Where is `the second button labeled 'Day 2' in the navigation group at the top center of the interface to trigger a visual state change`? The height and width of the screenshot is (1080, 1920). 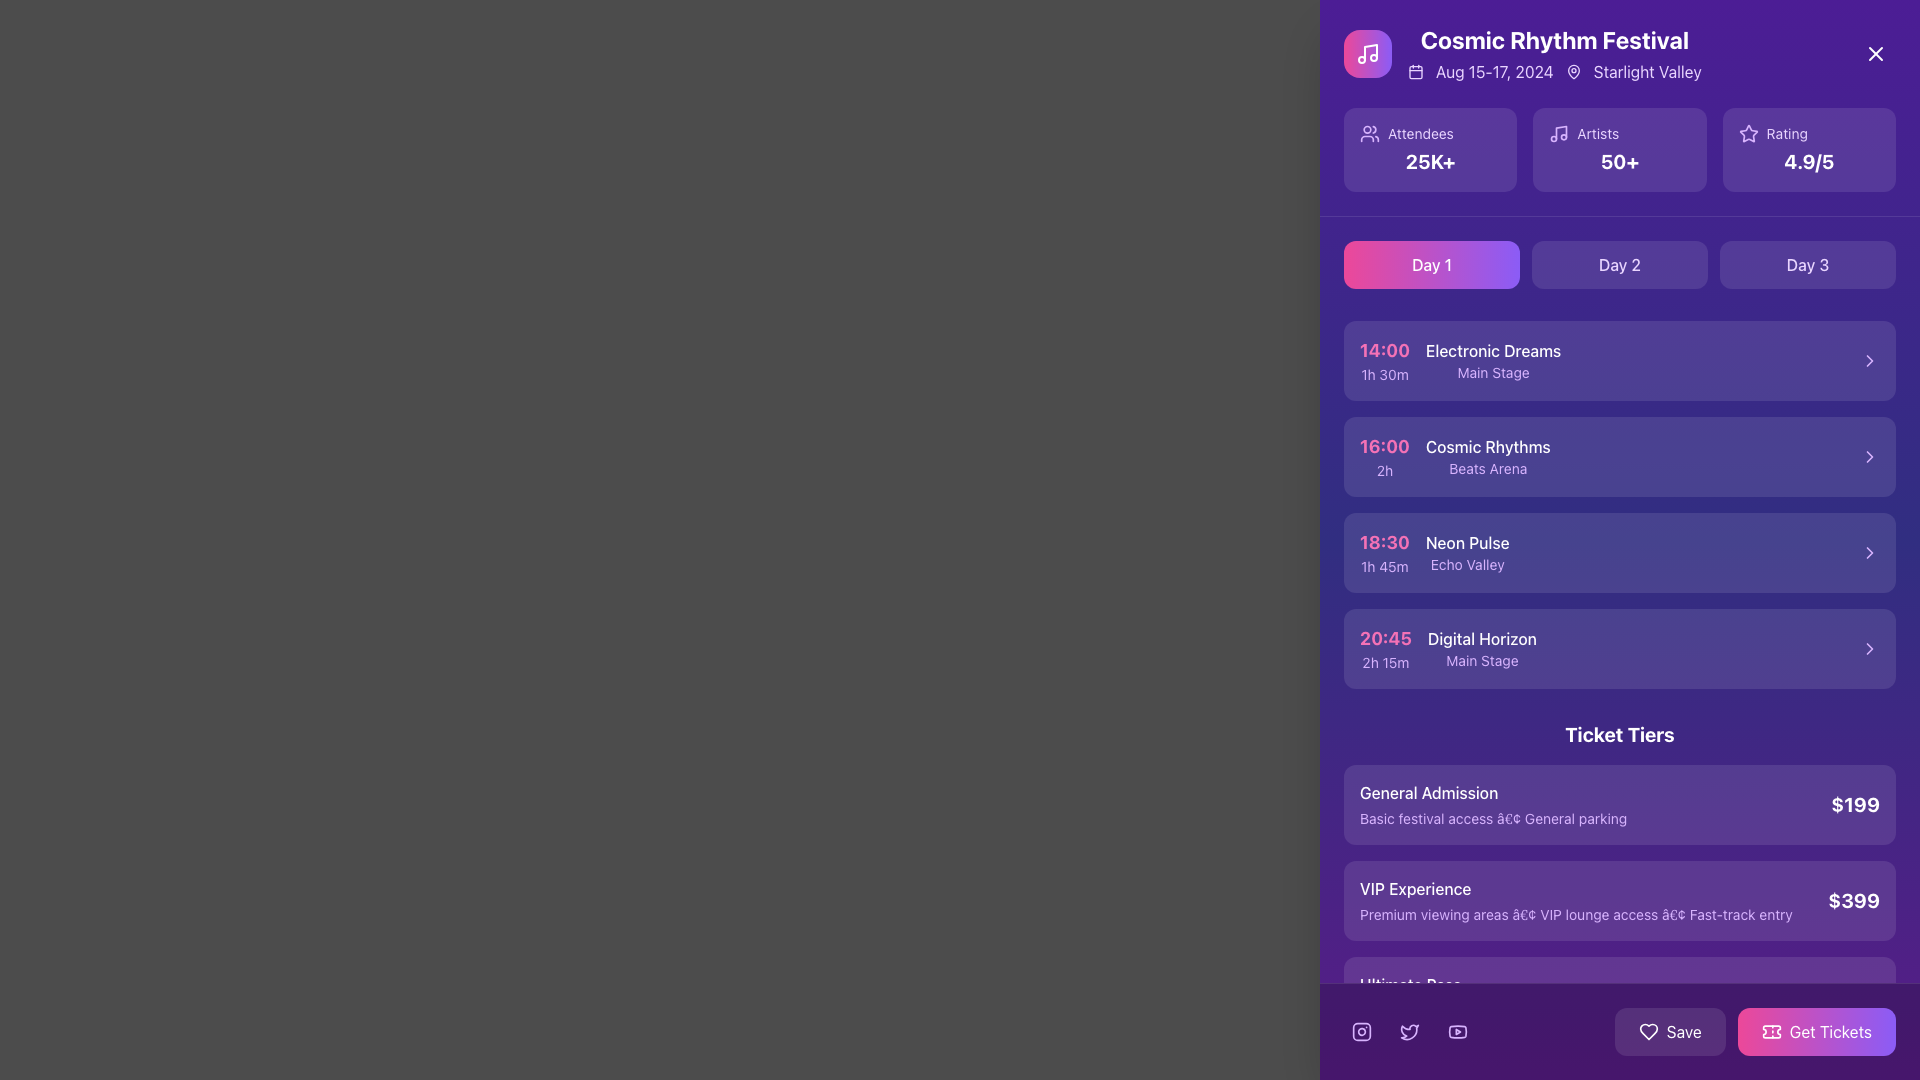
the second button labeled 'Day 2' in the navigation group at the top center of the interface to trigger a visual state change is located at coordinates (1620, 264).